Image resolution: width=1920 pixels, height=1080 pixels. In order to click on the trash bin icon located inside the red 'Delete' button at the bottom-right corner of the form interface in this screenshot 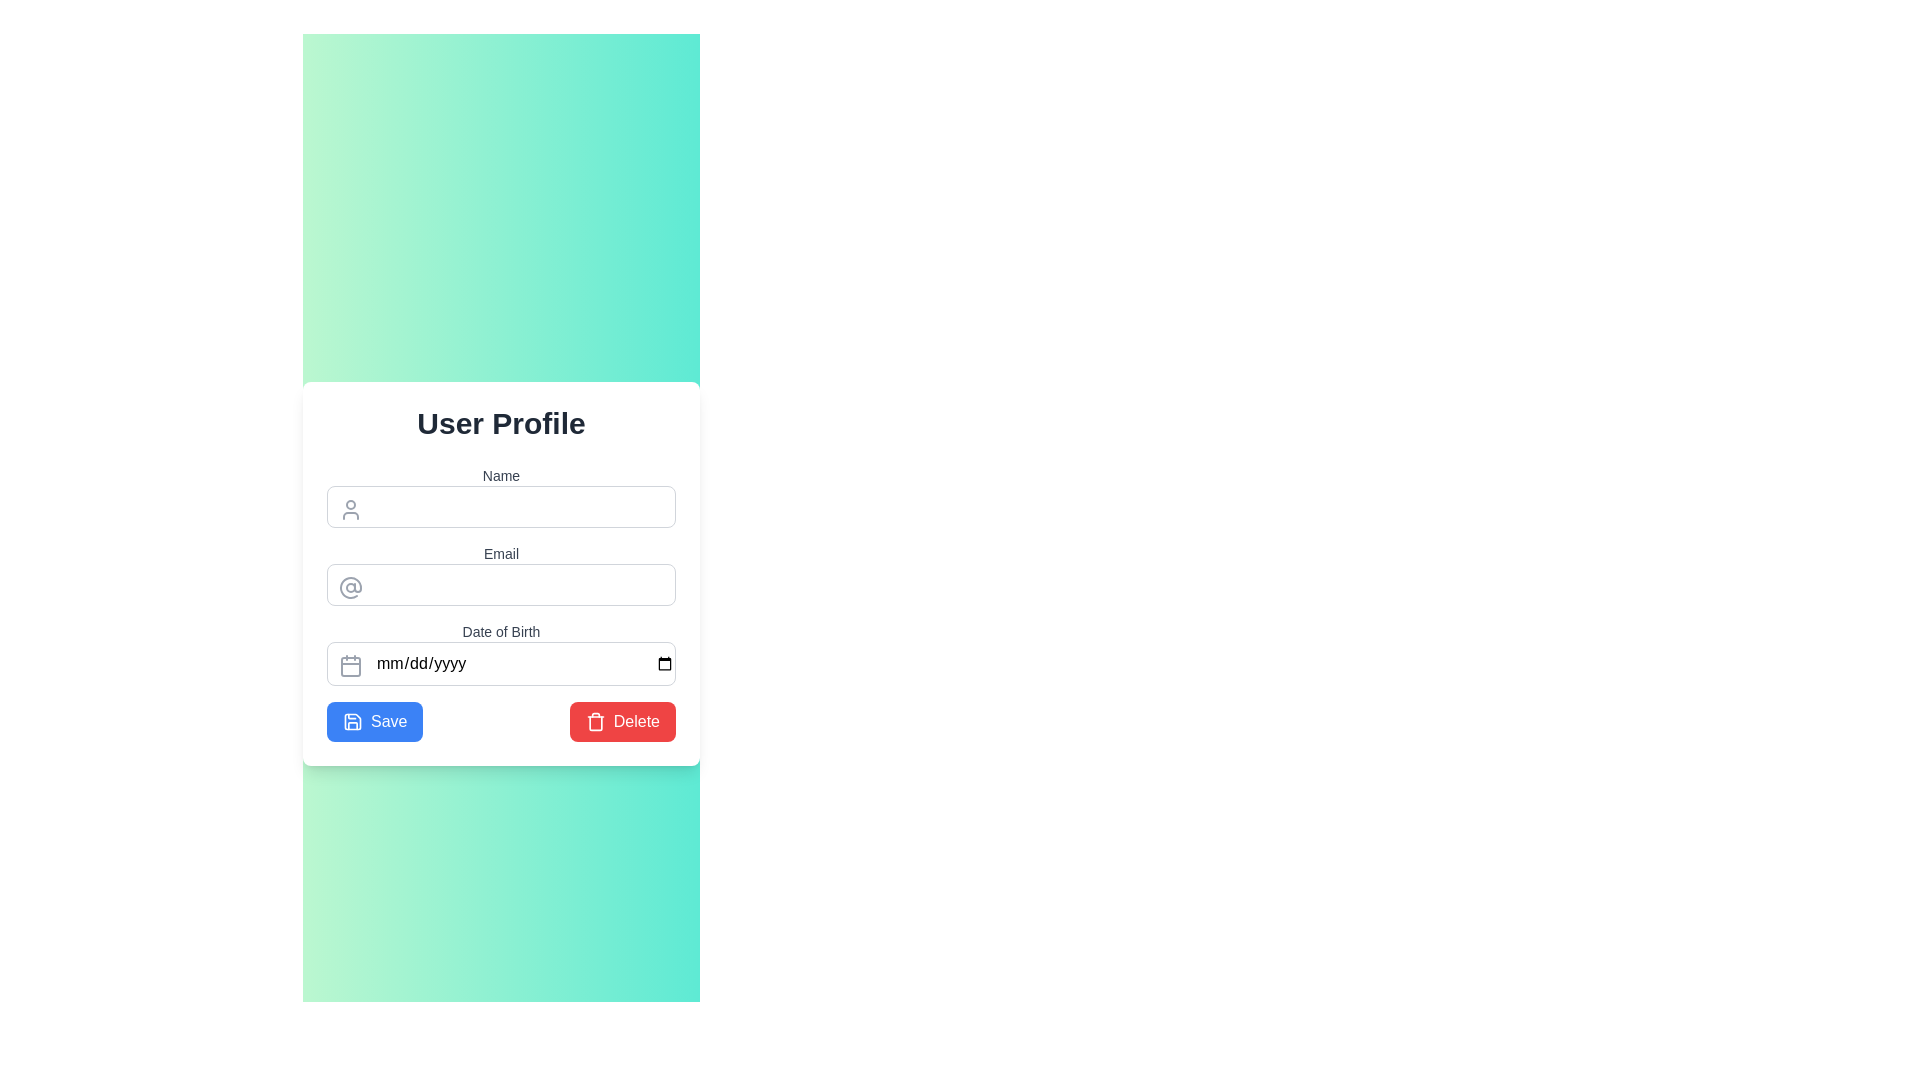, I will do `click(594, 721)`.